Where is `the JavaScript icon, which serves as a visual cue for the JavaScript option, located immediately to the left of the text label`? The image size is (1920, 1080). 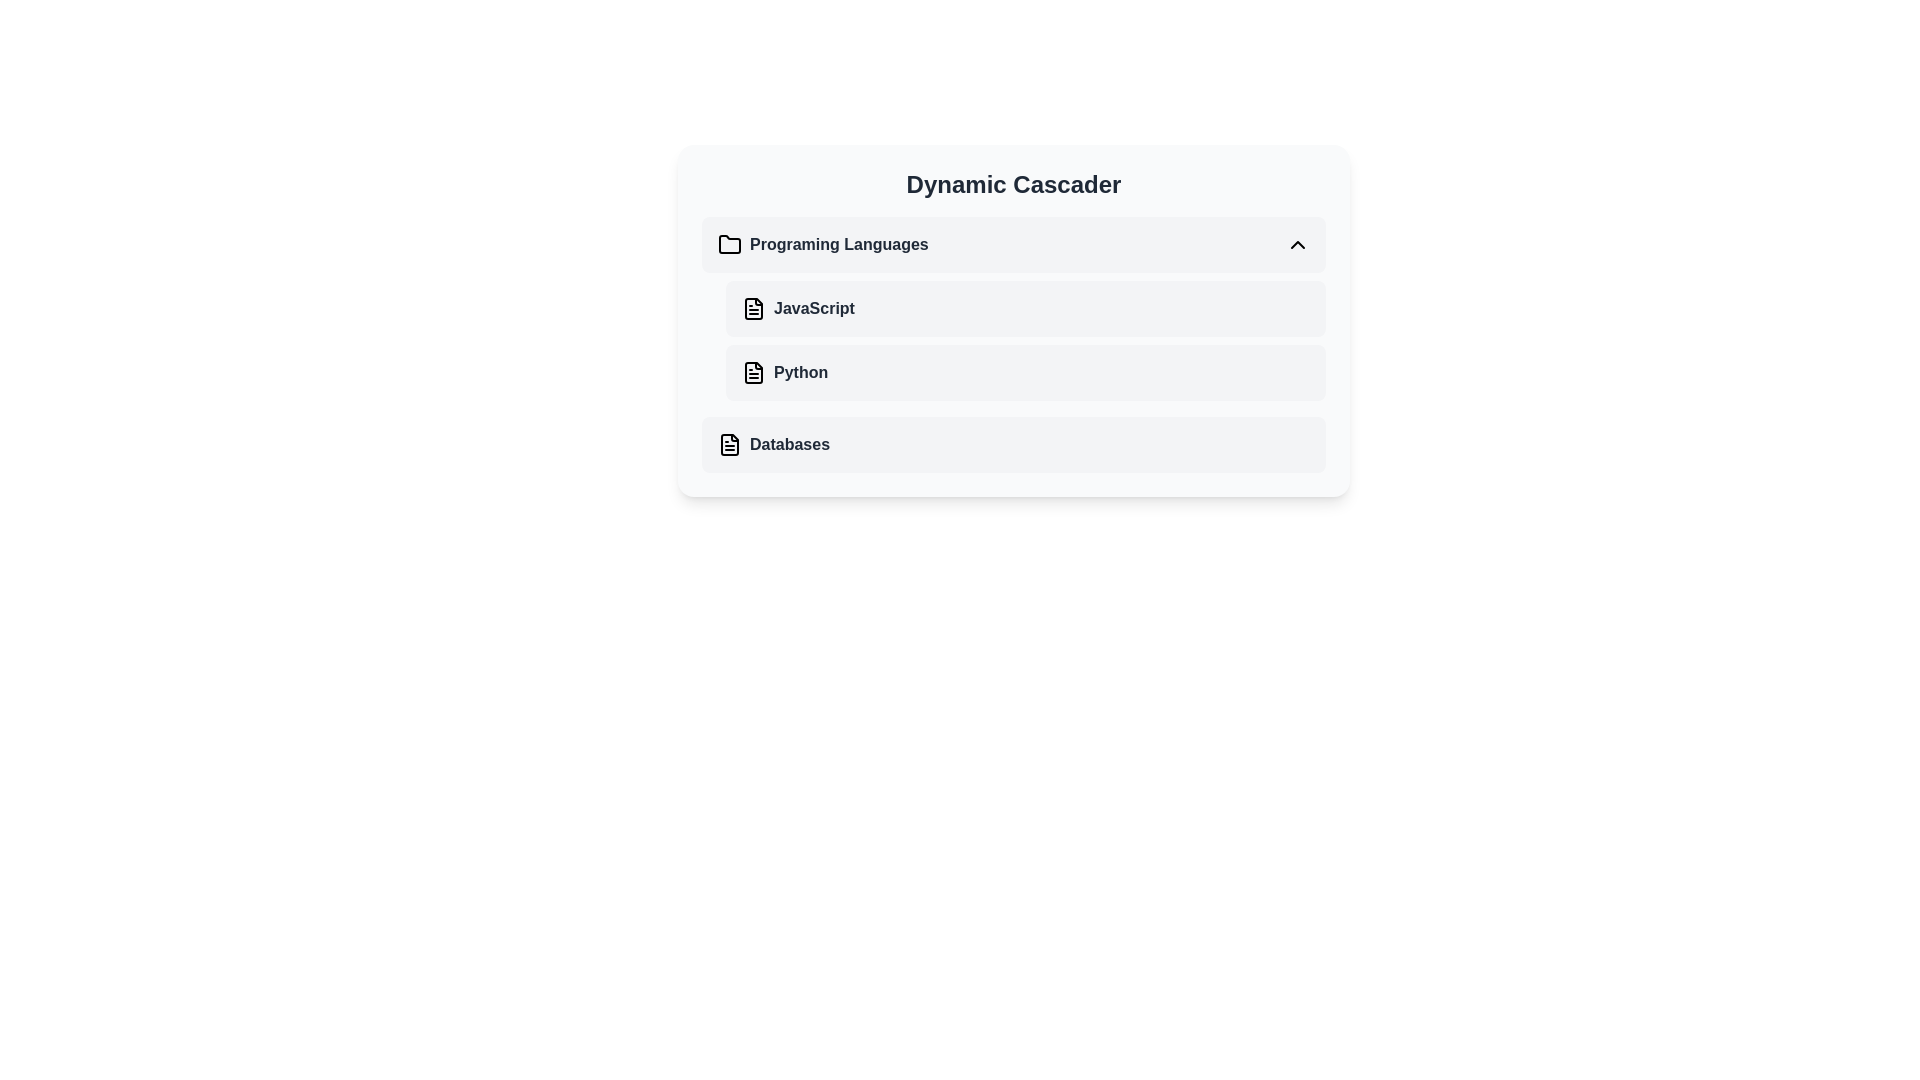 the JavaScript icon, which serves as a visual cue for the JavaScript option, located immediately to the left of the text label is located at coordinates (752, 308).